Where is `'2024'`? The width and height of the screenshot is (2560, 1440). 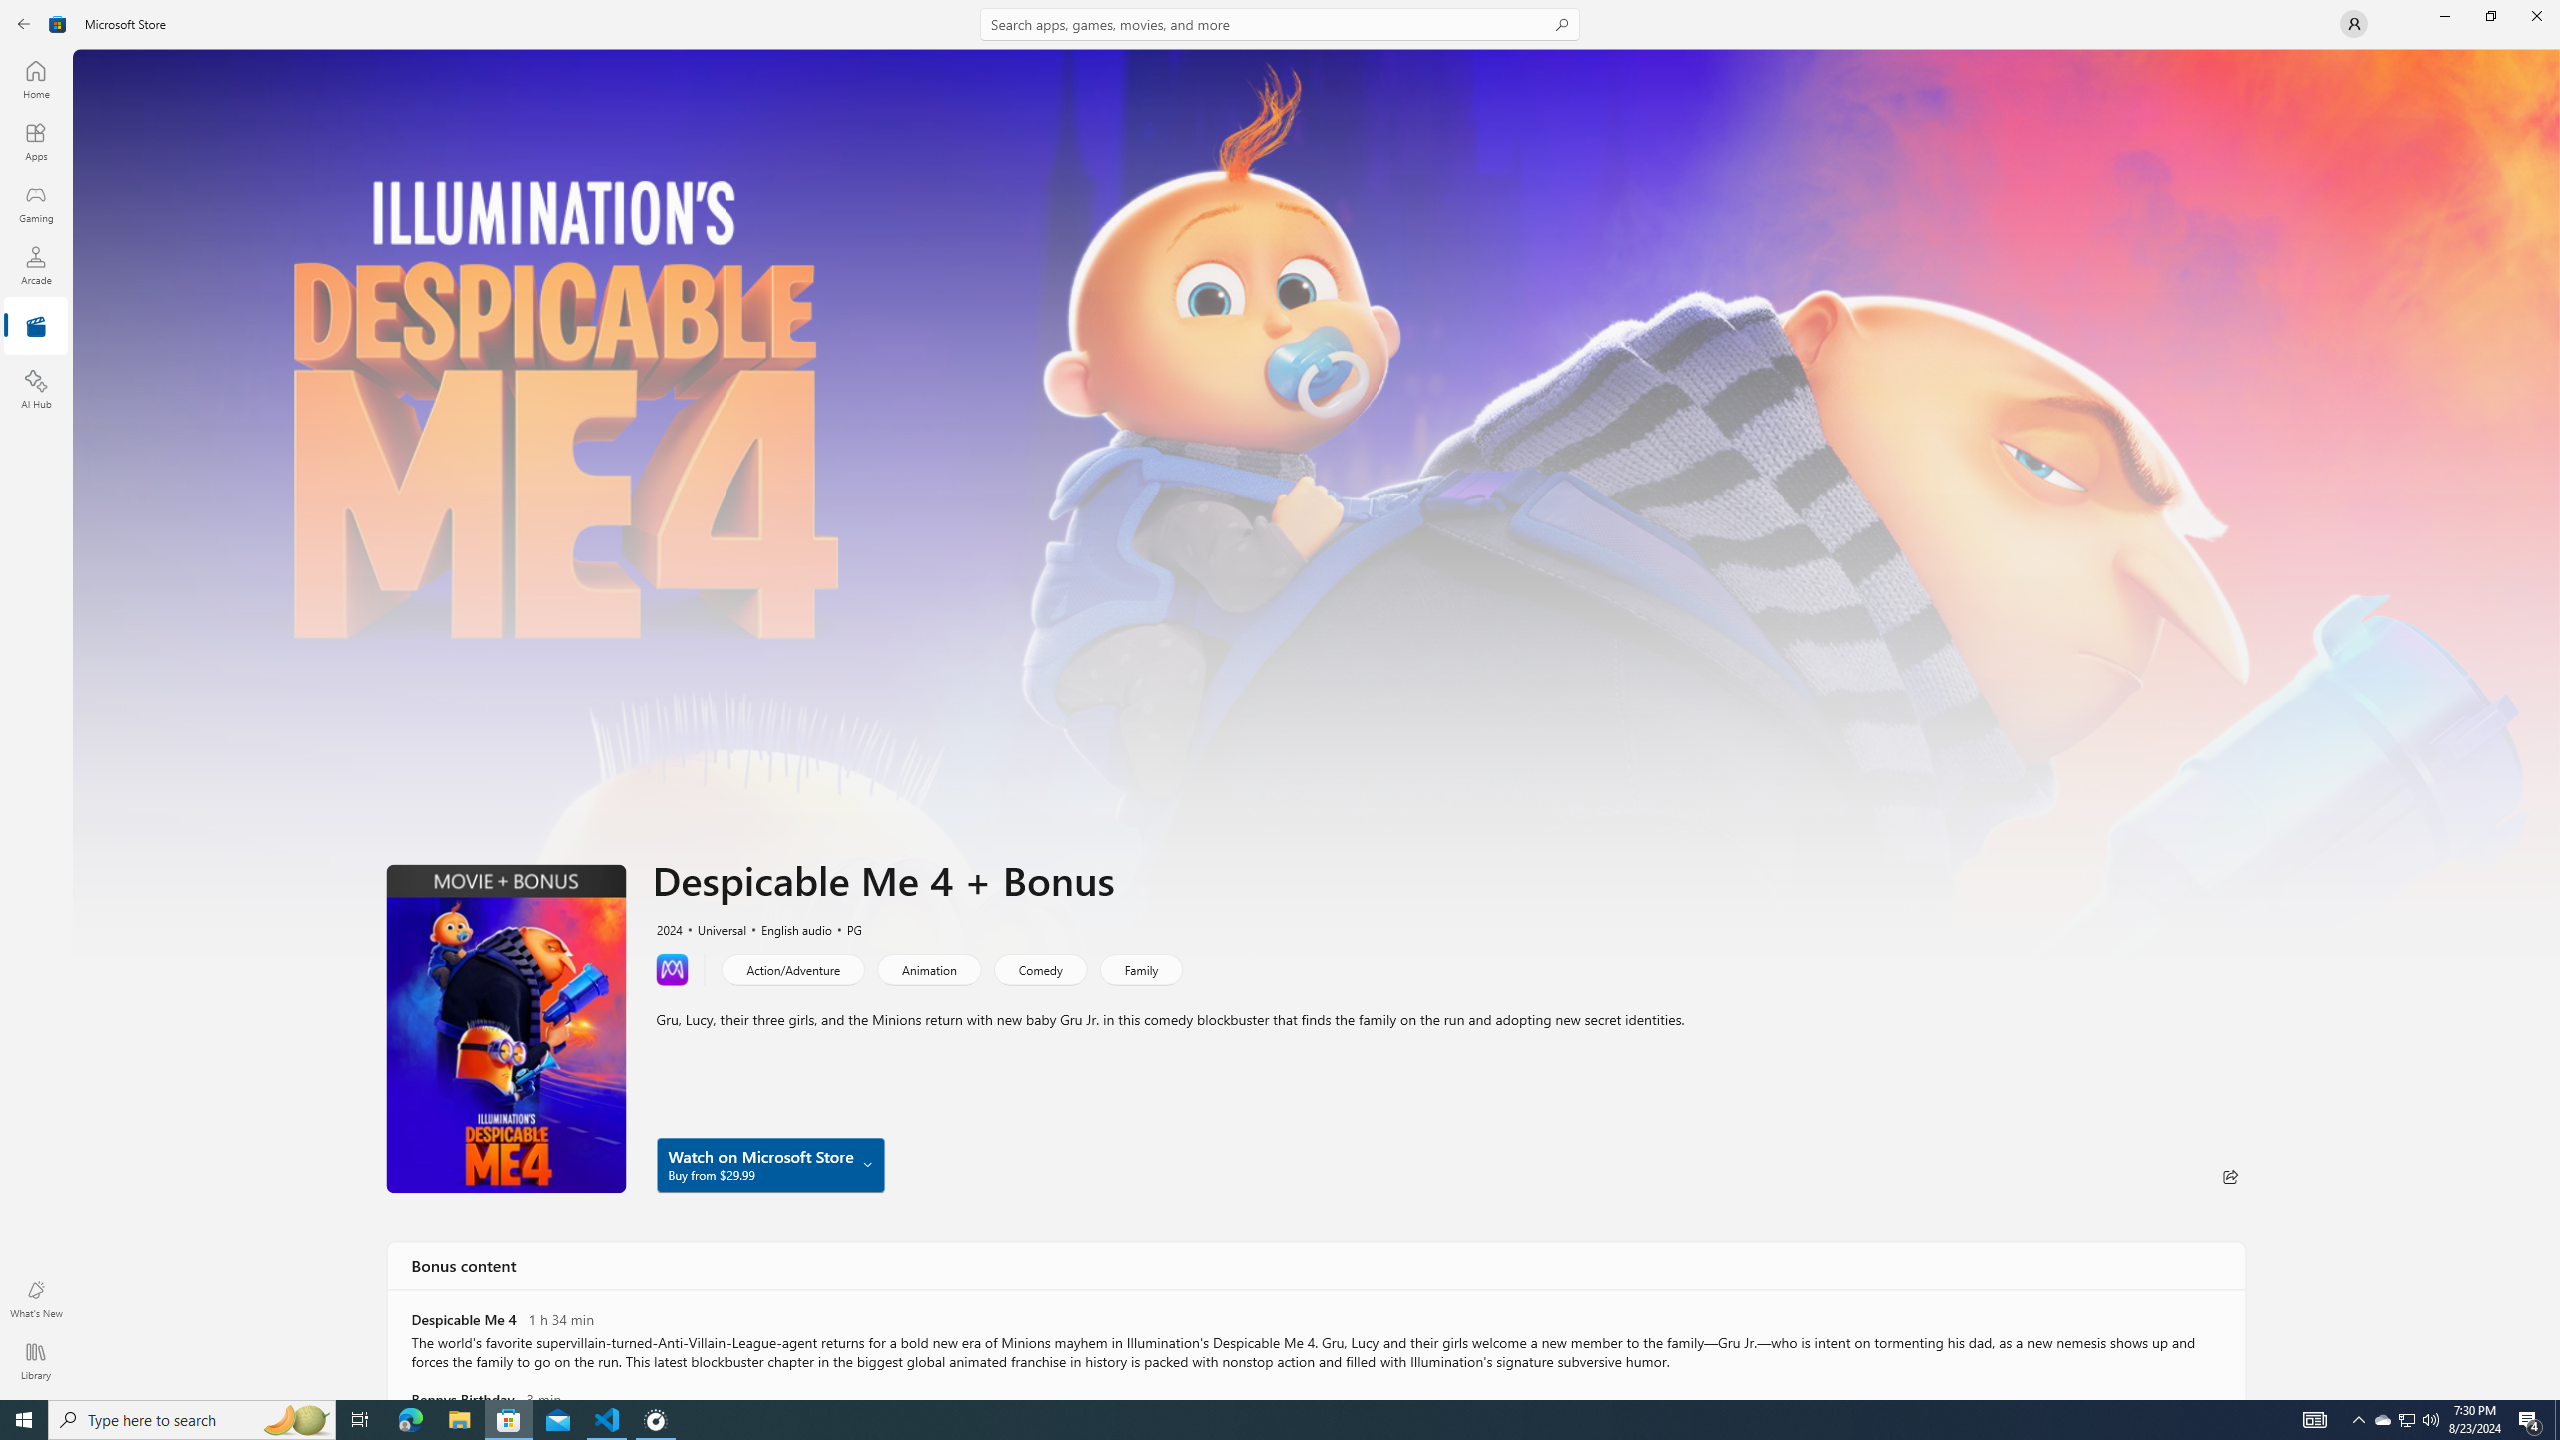
'2024' is located at coordinates (668, 927).